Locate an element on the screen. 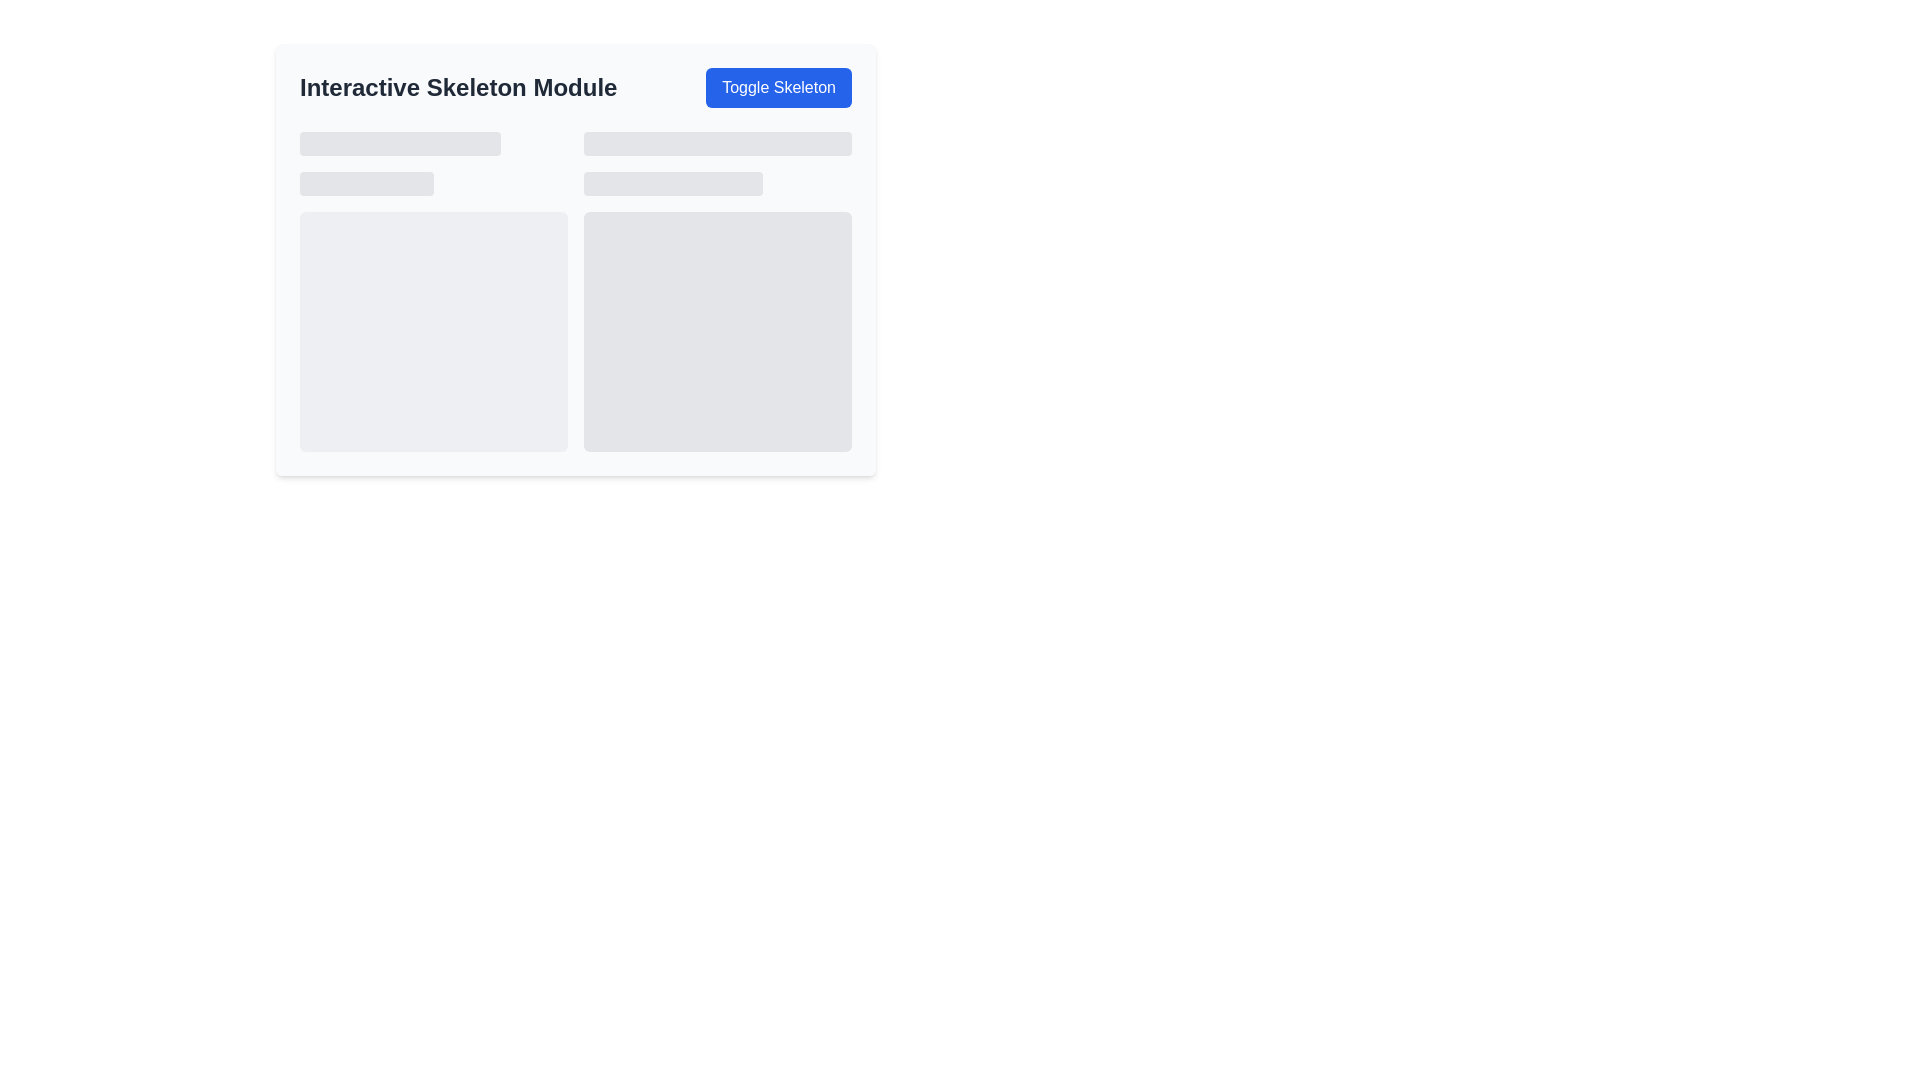 This screenshot has width=1920, height=1080. the skeleton loader element, which consists of three vertically aligned gray placeholders simulating a loading state is located at coordinates (718, 292).